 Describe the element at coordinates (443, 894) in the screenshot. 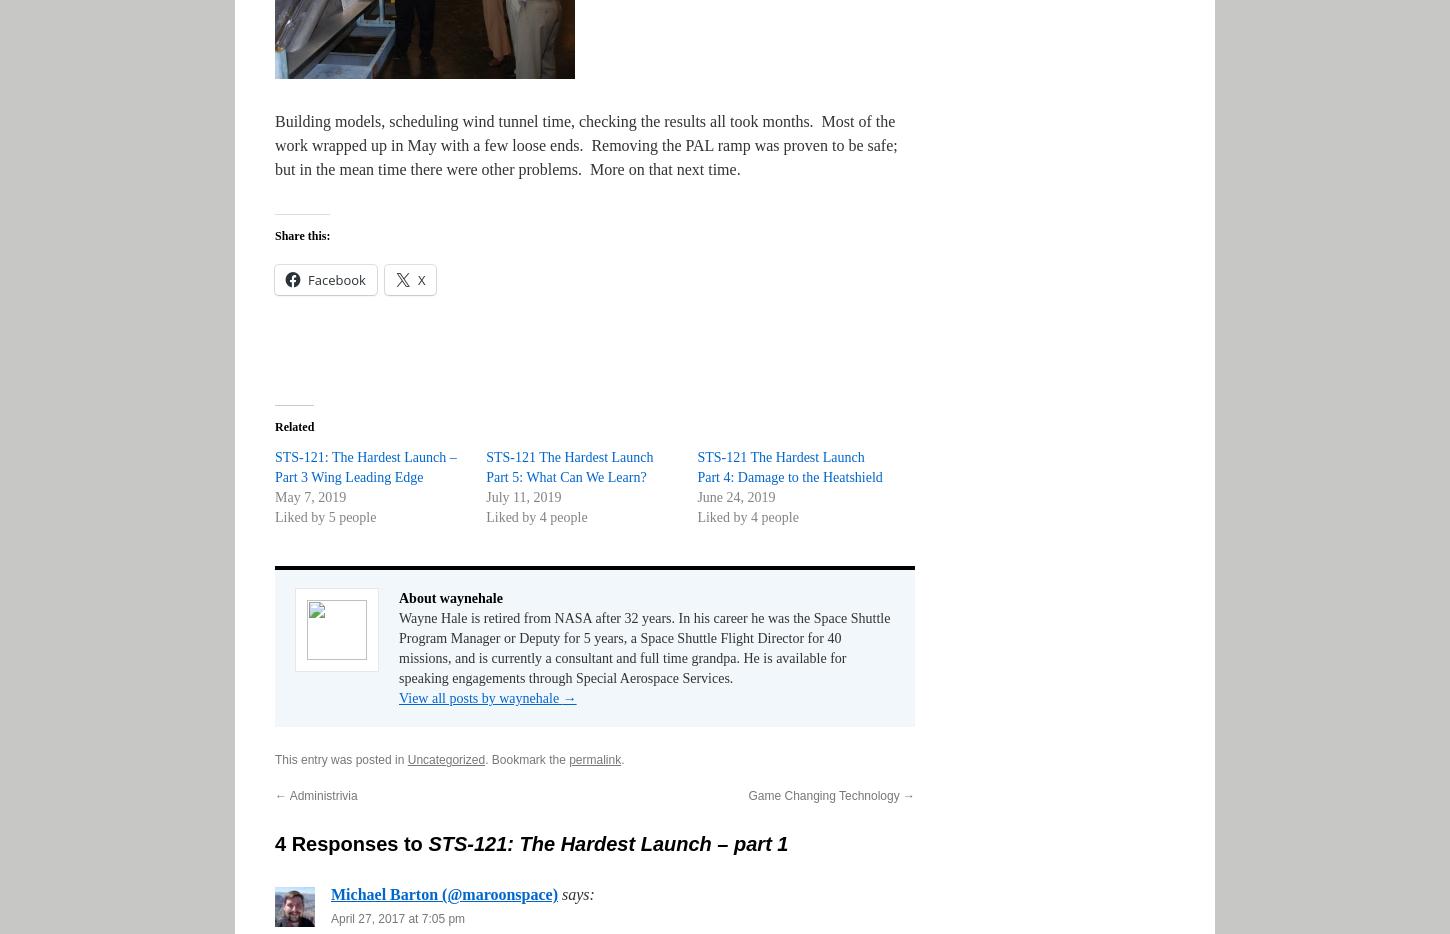

I see `'Michael Barton (@maroonspace)'` at that location.